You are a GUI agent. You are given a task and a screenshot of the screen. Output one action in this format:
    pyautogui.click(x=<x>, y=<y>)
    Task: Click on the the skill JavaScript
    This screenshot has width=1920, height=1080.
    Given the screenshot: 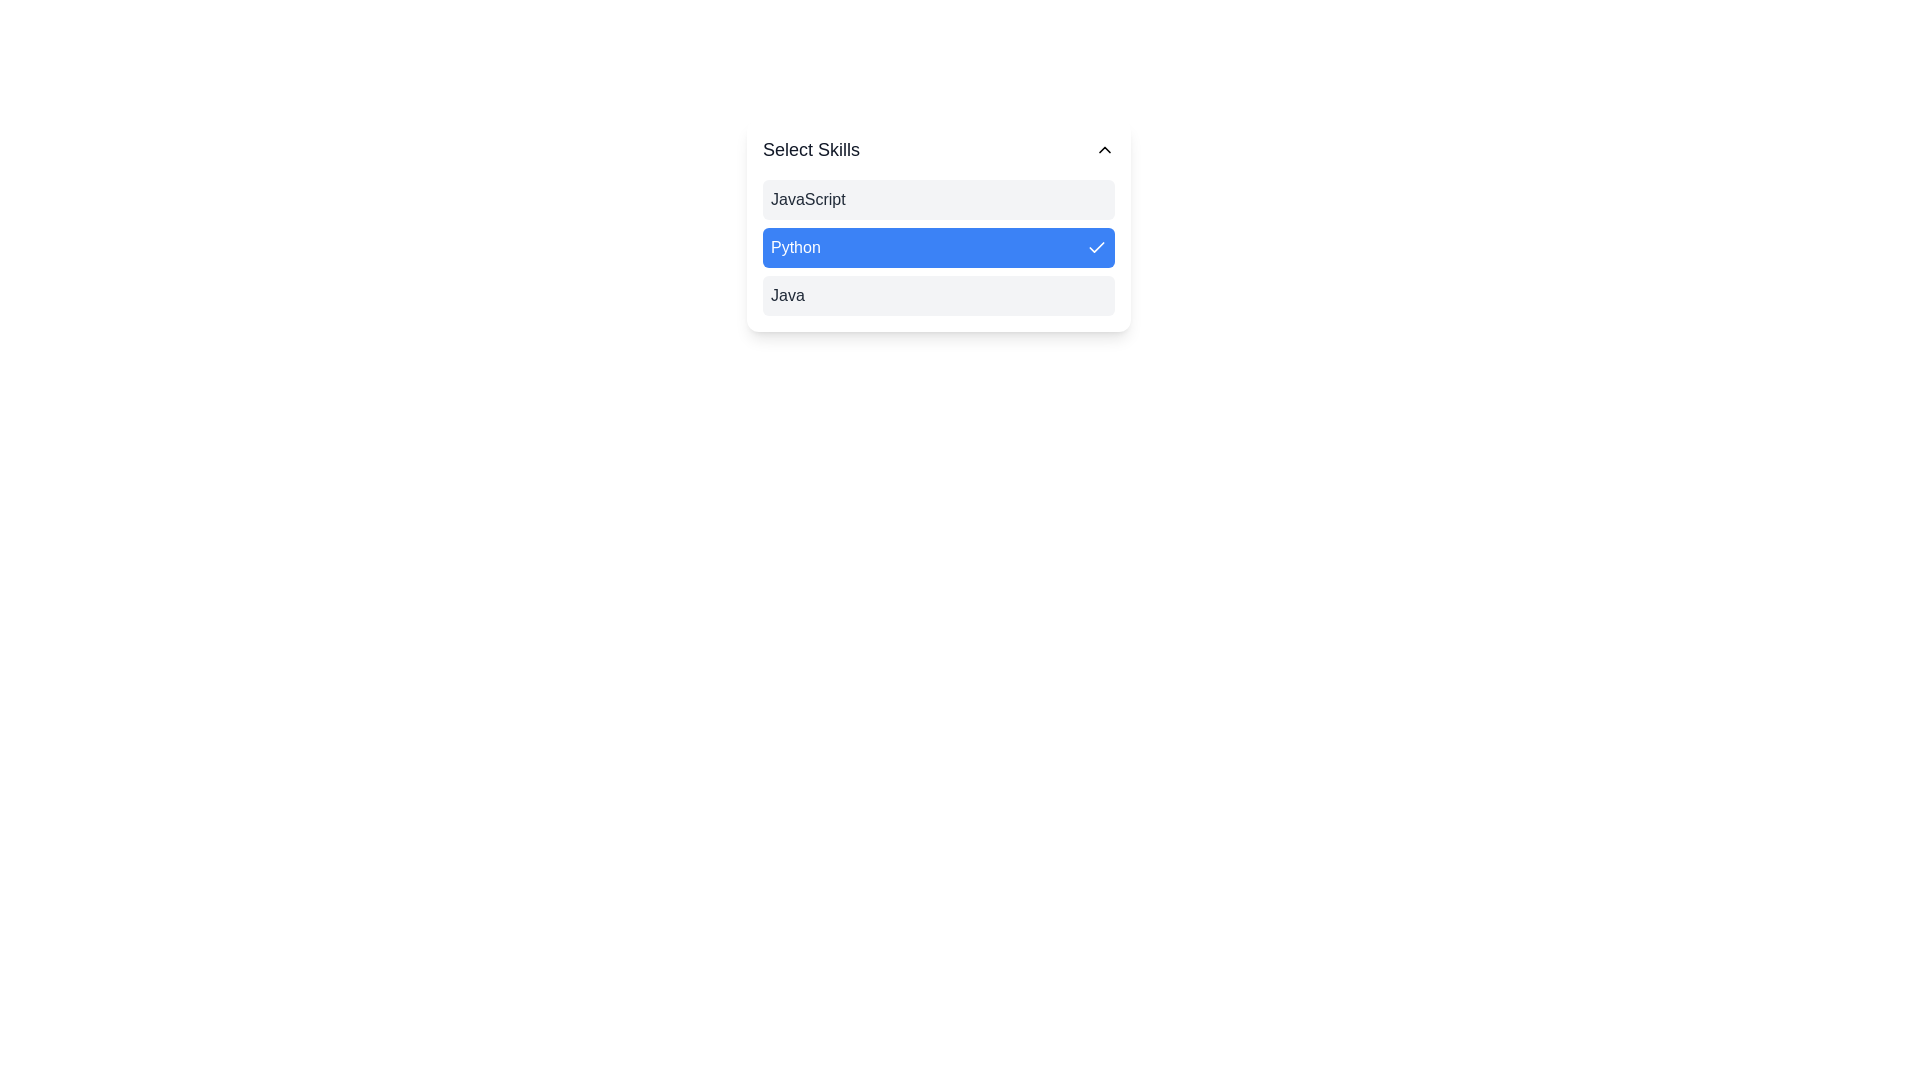 What is the action you would take?
    pyautogui.click(x=938, y=200)
    